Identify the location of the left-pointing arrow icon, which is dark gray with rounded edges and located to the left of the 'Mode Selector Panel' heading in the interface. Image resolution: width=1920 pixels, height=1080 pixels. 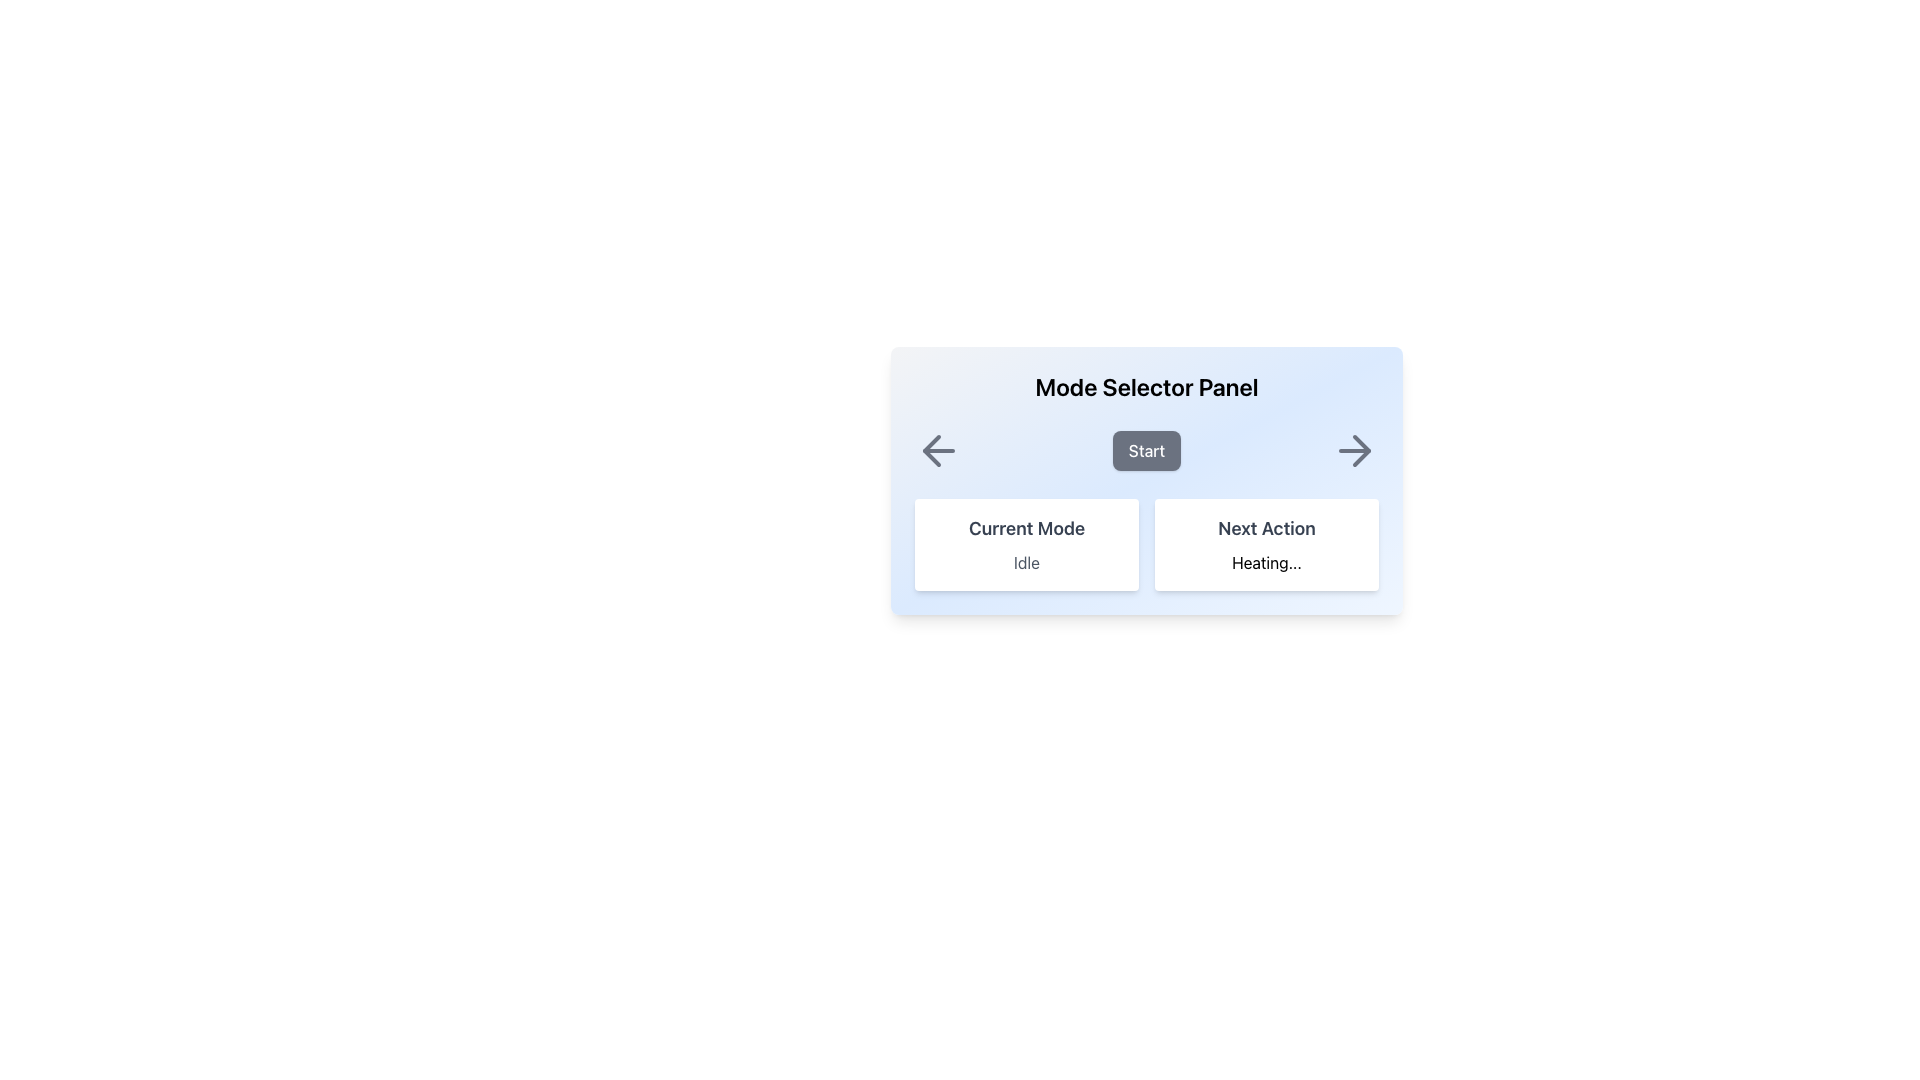
(930, 451).